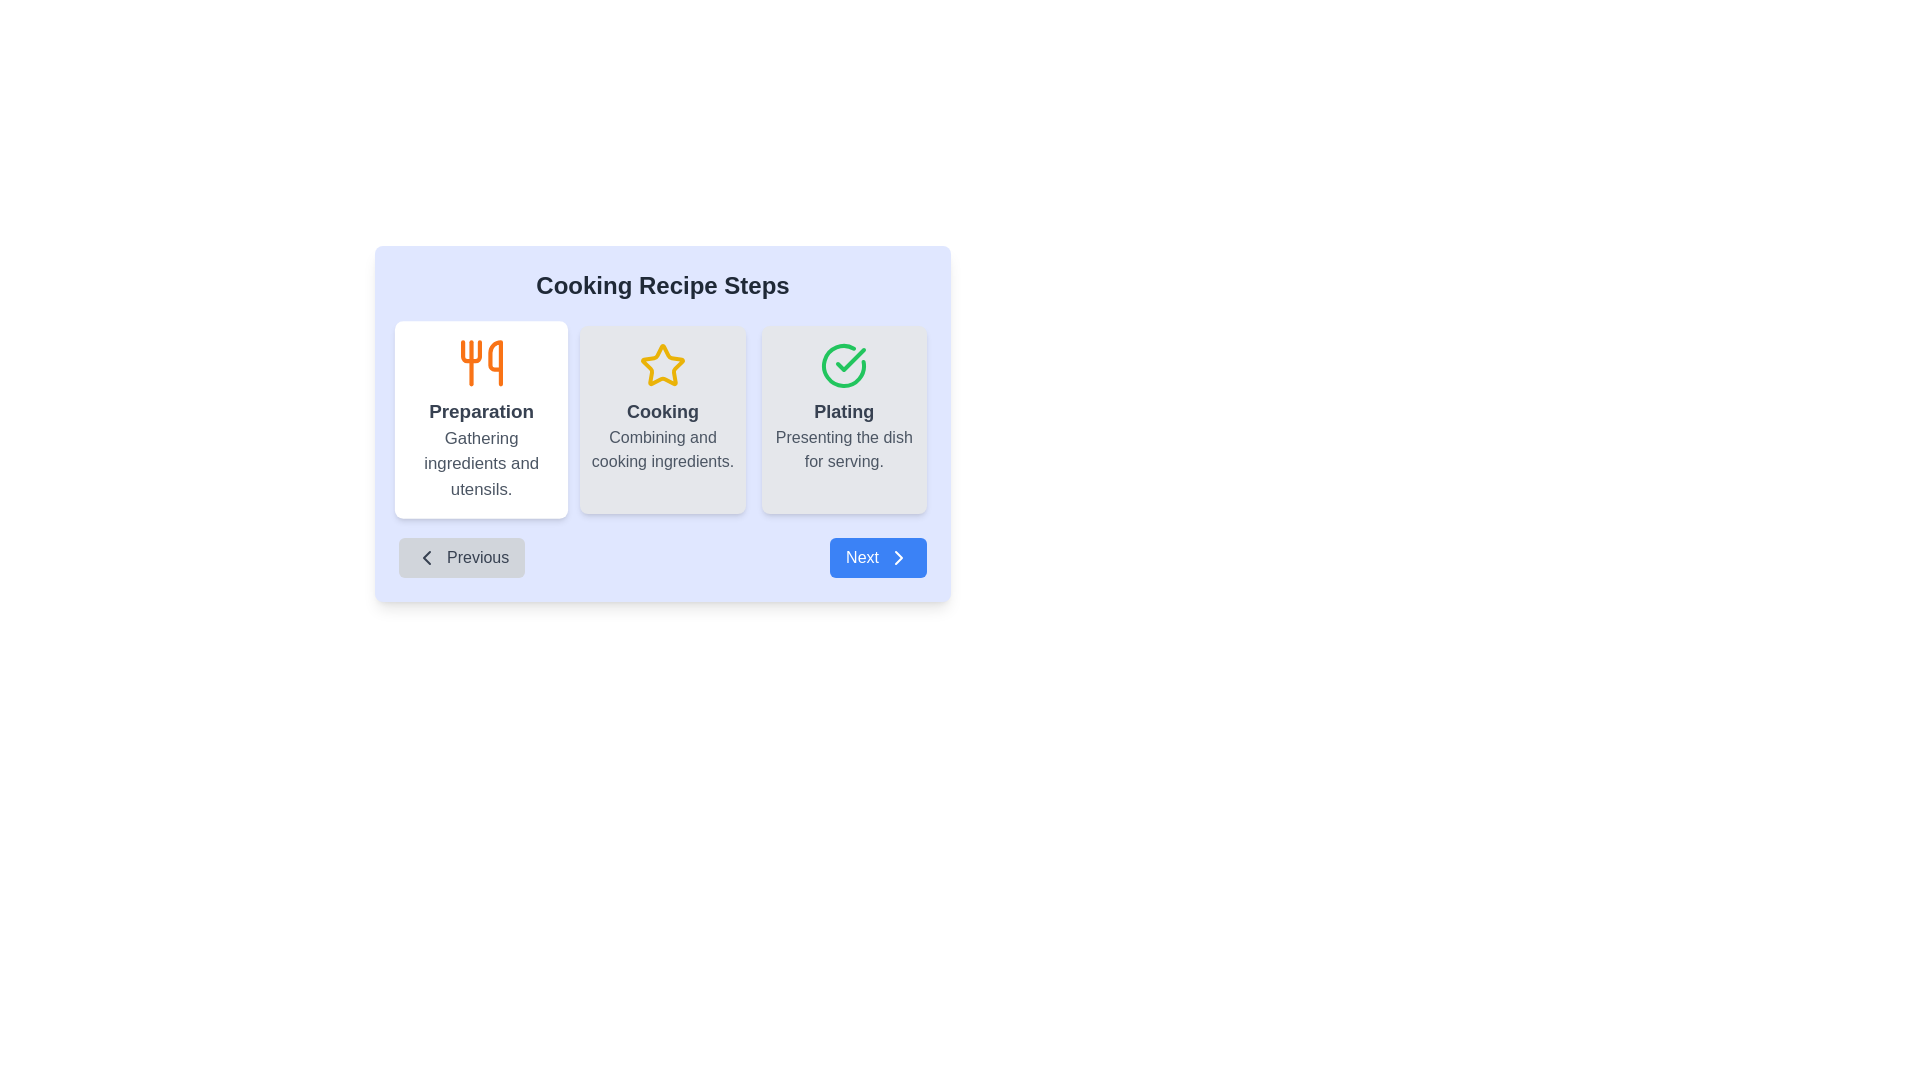 This screenshot has width=1920, height=1080. Describe the element at coordinates (662, 366) in the screenshot. I see `the yellow star-shaped icon with a hollow center that is located above the text 'Cooking' in the center card of three horizontal cards` at that location.